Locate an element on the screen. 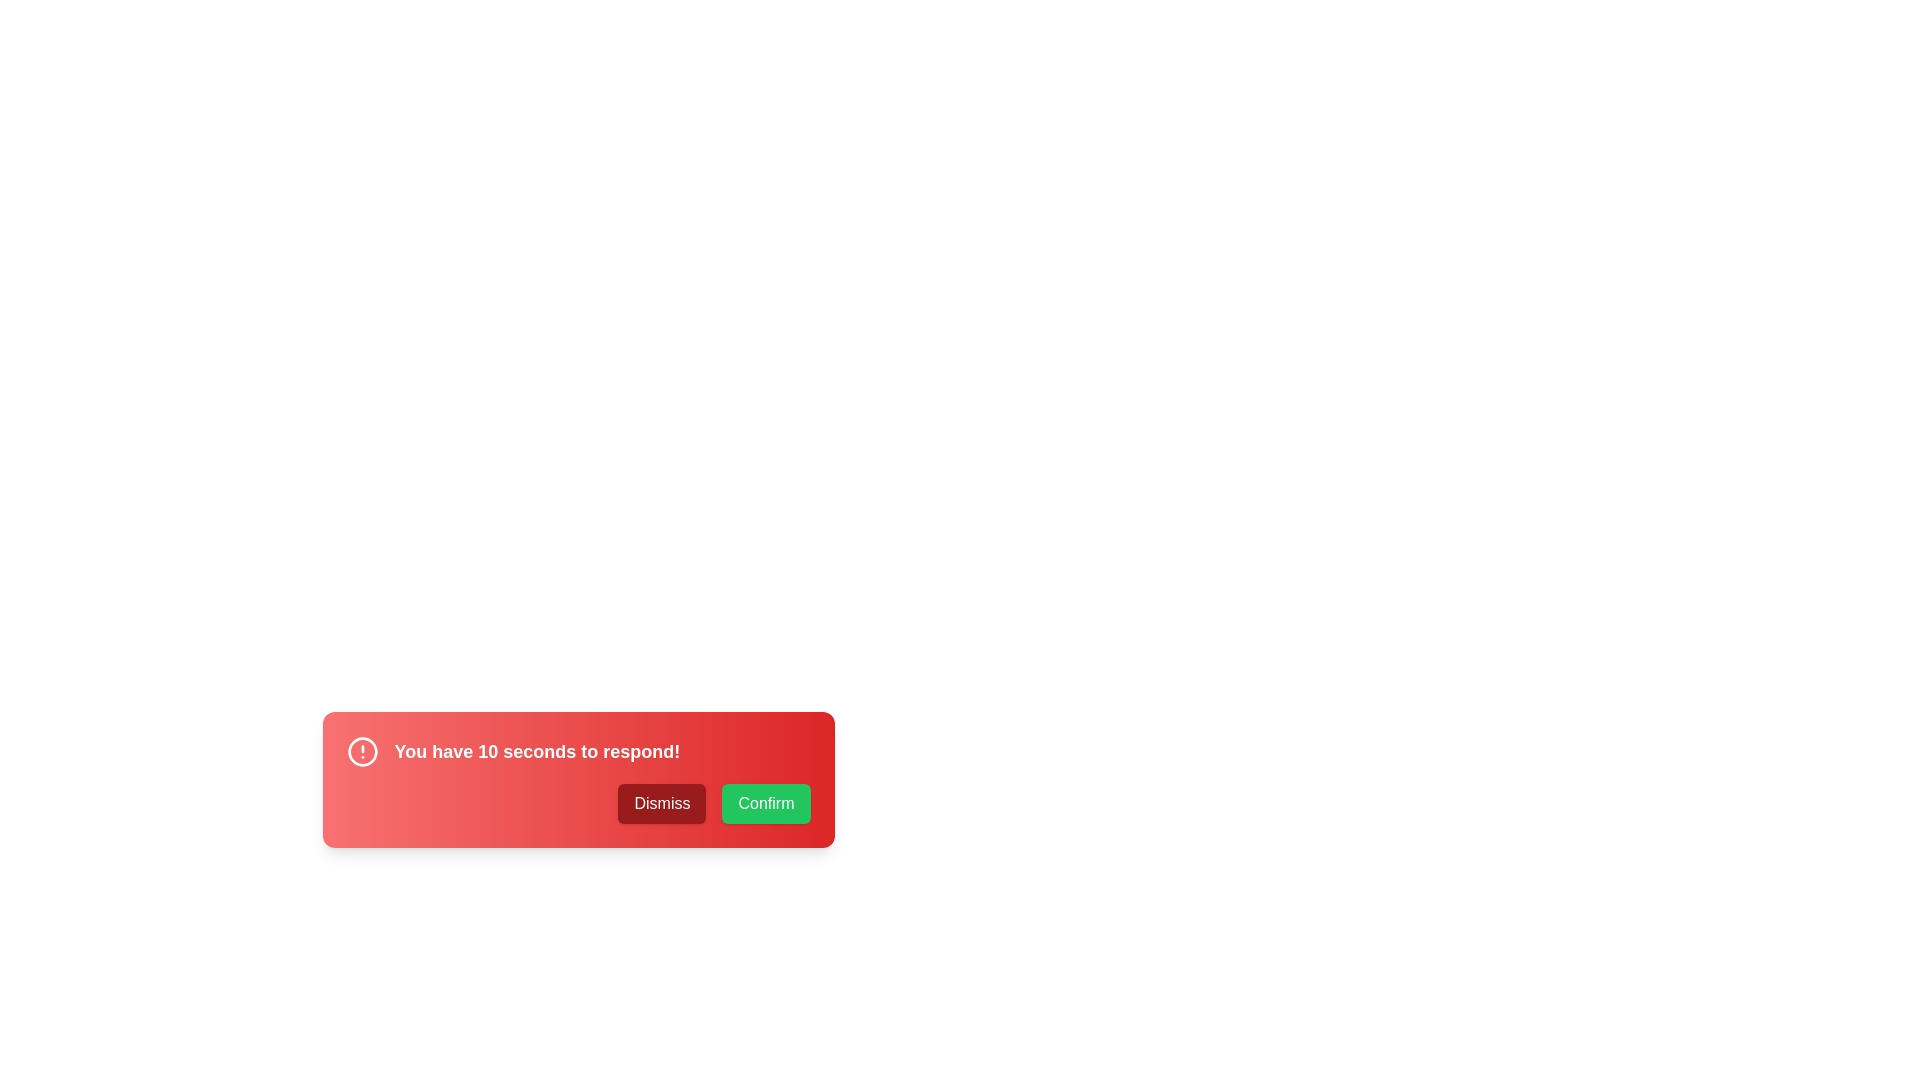 Image resolution: width=1920 pixels, height=1080 pixels. the 'Dismiss' button to dismiss the alert is located at coordinates (662, 802).